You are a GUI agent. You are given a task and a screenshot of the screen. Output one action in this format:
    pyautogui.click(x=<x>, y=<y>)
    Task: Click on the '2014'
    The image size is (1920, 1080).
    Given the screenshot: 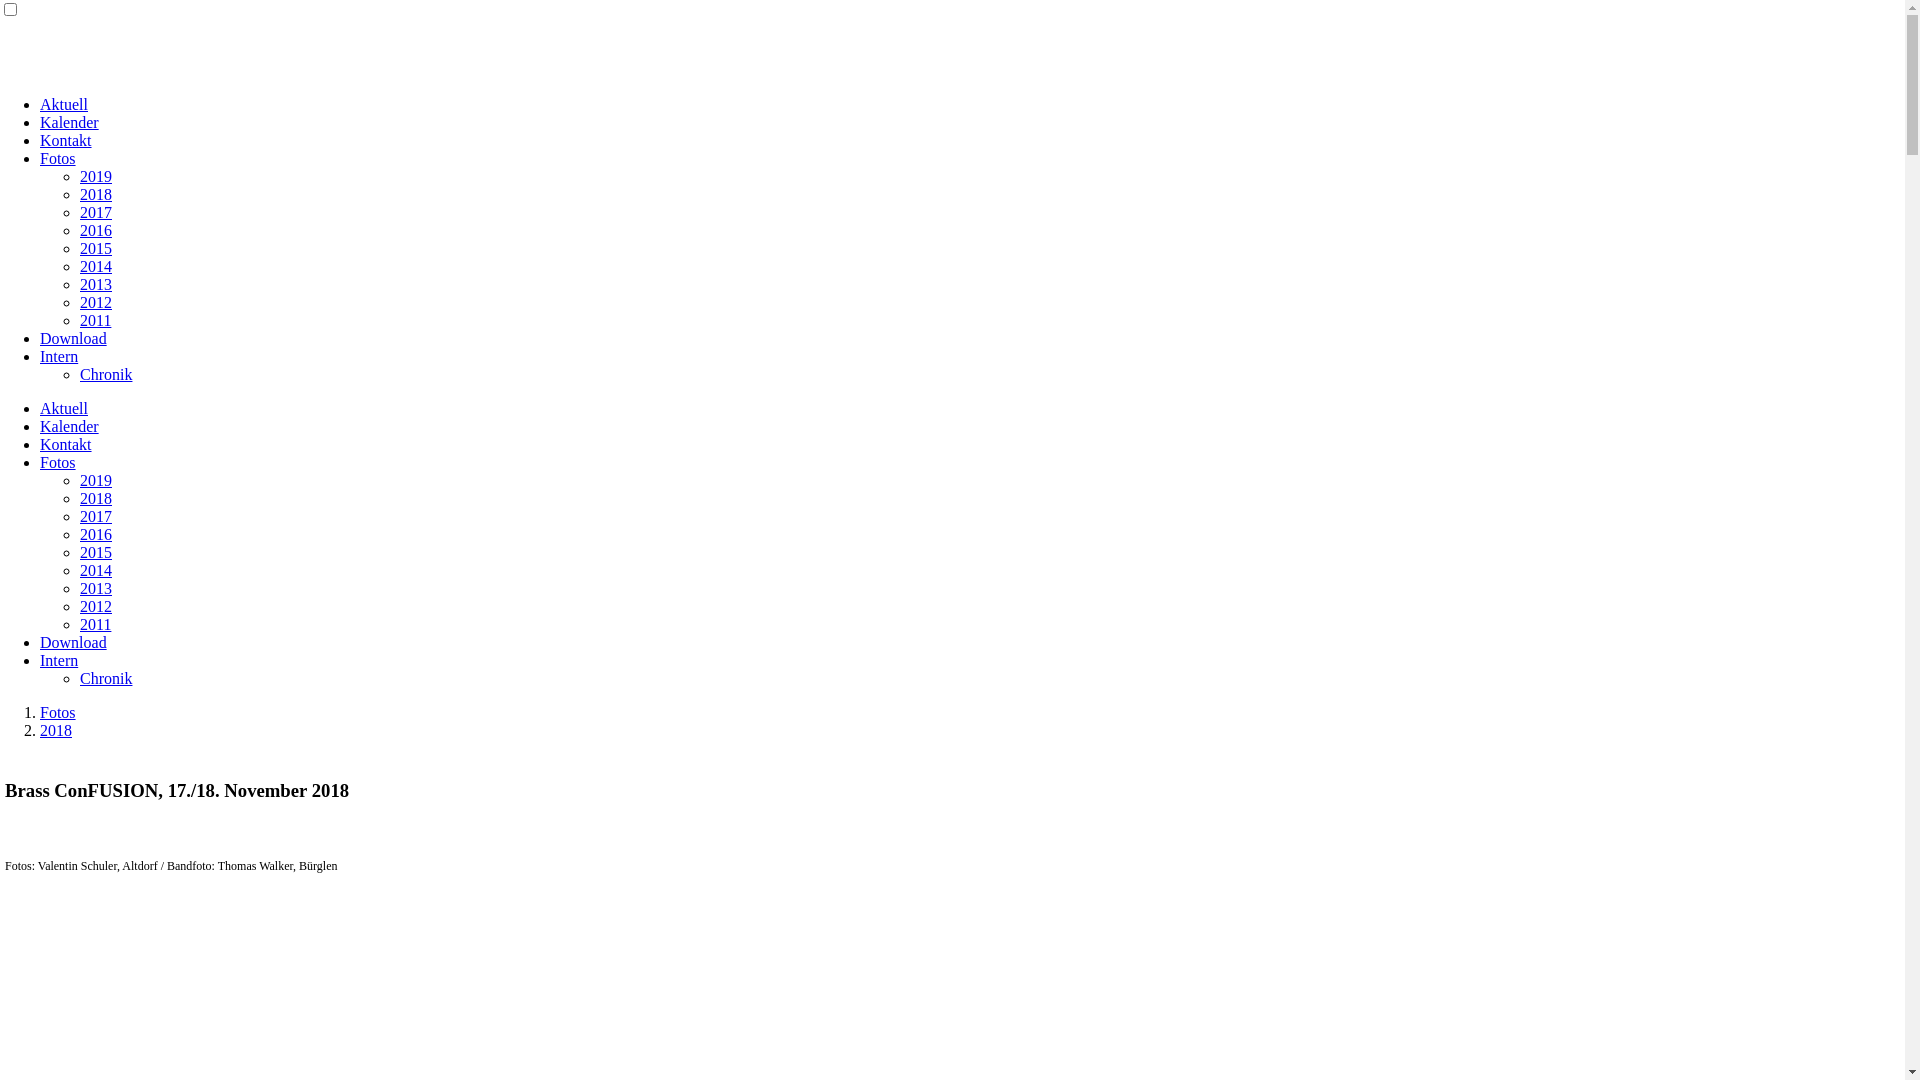 What is the action you would take?
    pyautogui.click(x=95, y=570)
    